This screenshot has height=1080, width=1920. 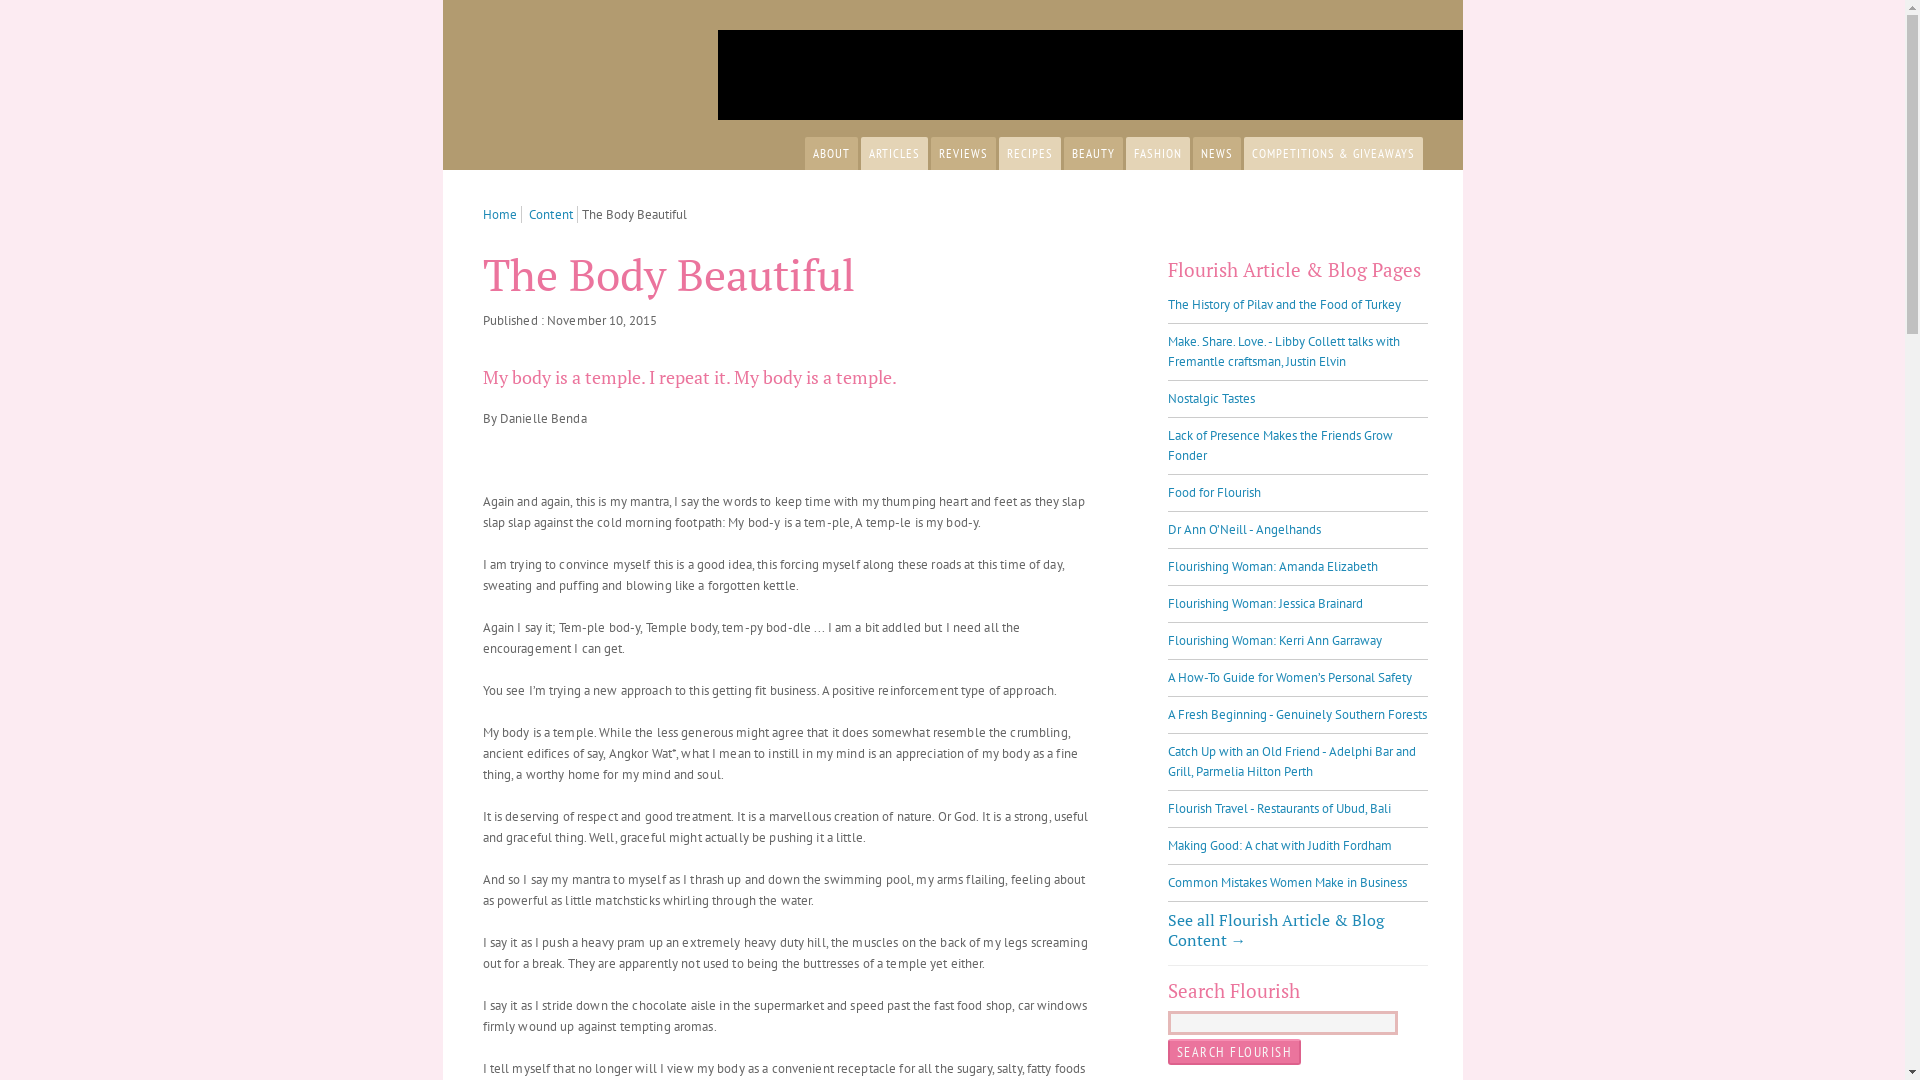 What do you see at coordinates (1274, 640) in the screenshot?
I see `'Flourishing Woman: Kerri Ann Garraway'` at bounding box center [1274, 640].